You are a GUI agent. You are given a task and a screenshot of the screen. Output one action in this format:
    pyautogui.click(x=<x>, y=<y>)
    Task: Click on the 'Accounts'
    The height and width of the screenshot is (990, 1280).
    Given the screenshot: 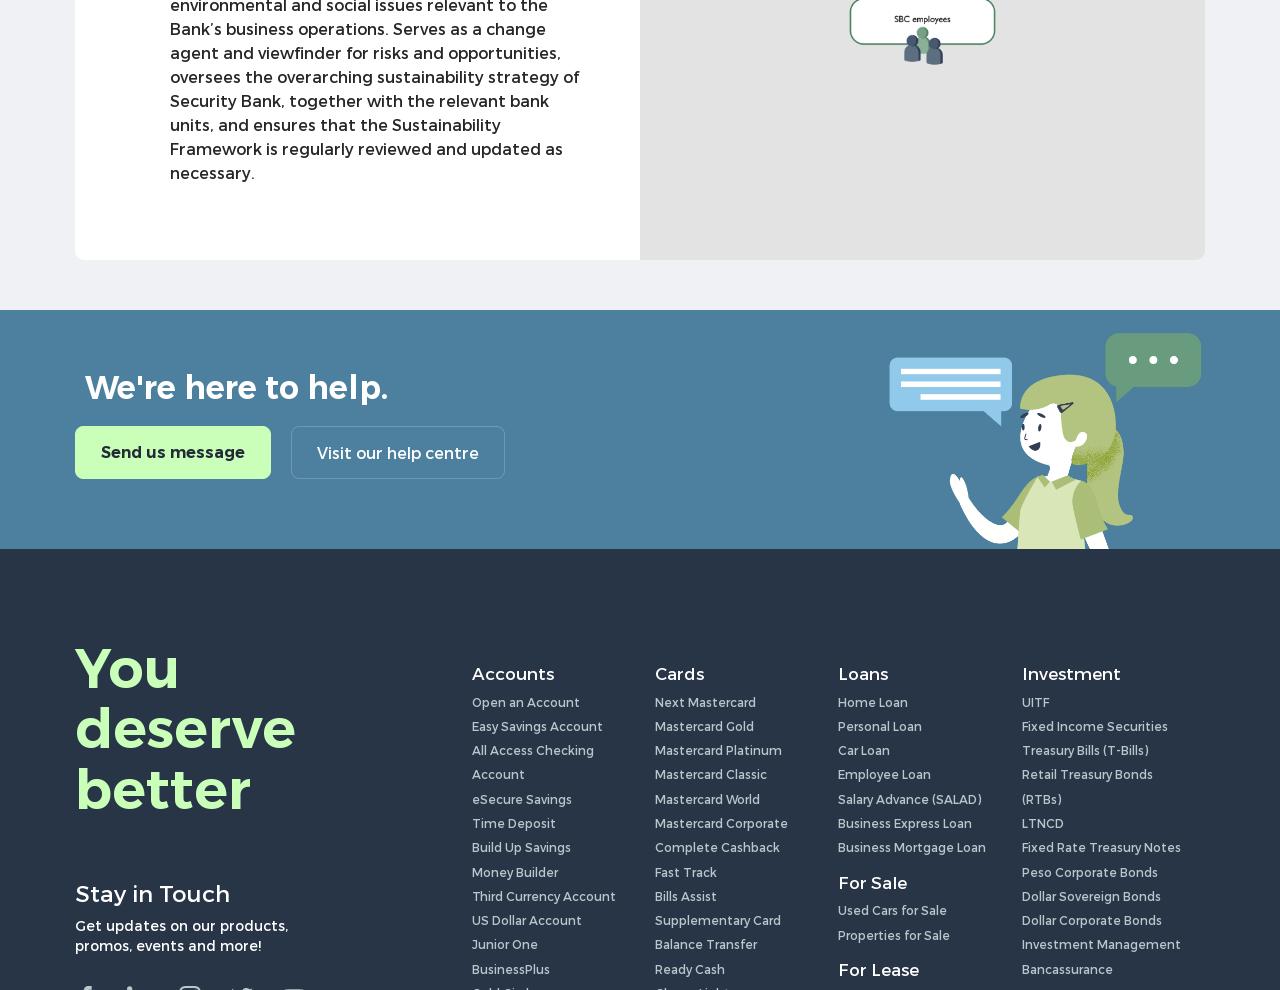 What is the action you would take?
    pyautogui.click(x=512, y=672)
    